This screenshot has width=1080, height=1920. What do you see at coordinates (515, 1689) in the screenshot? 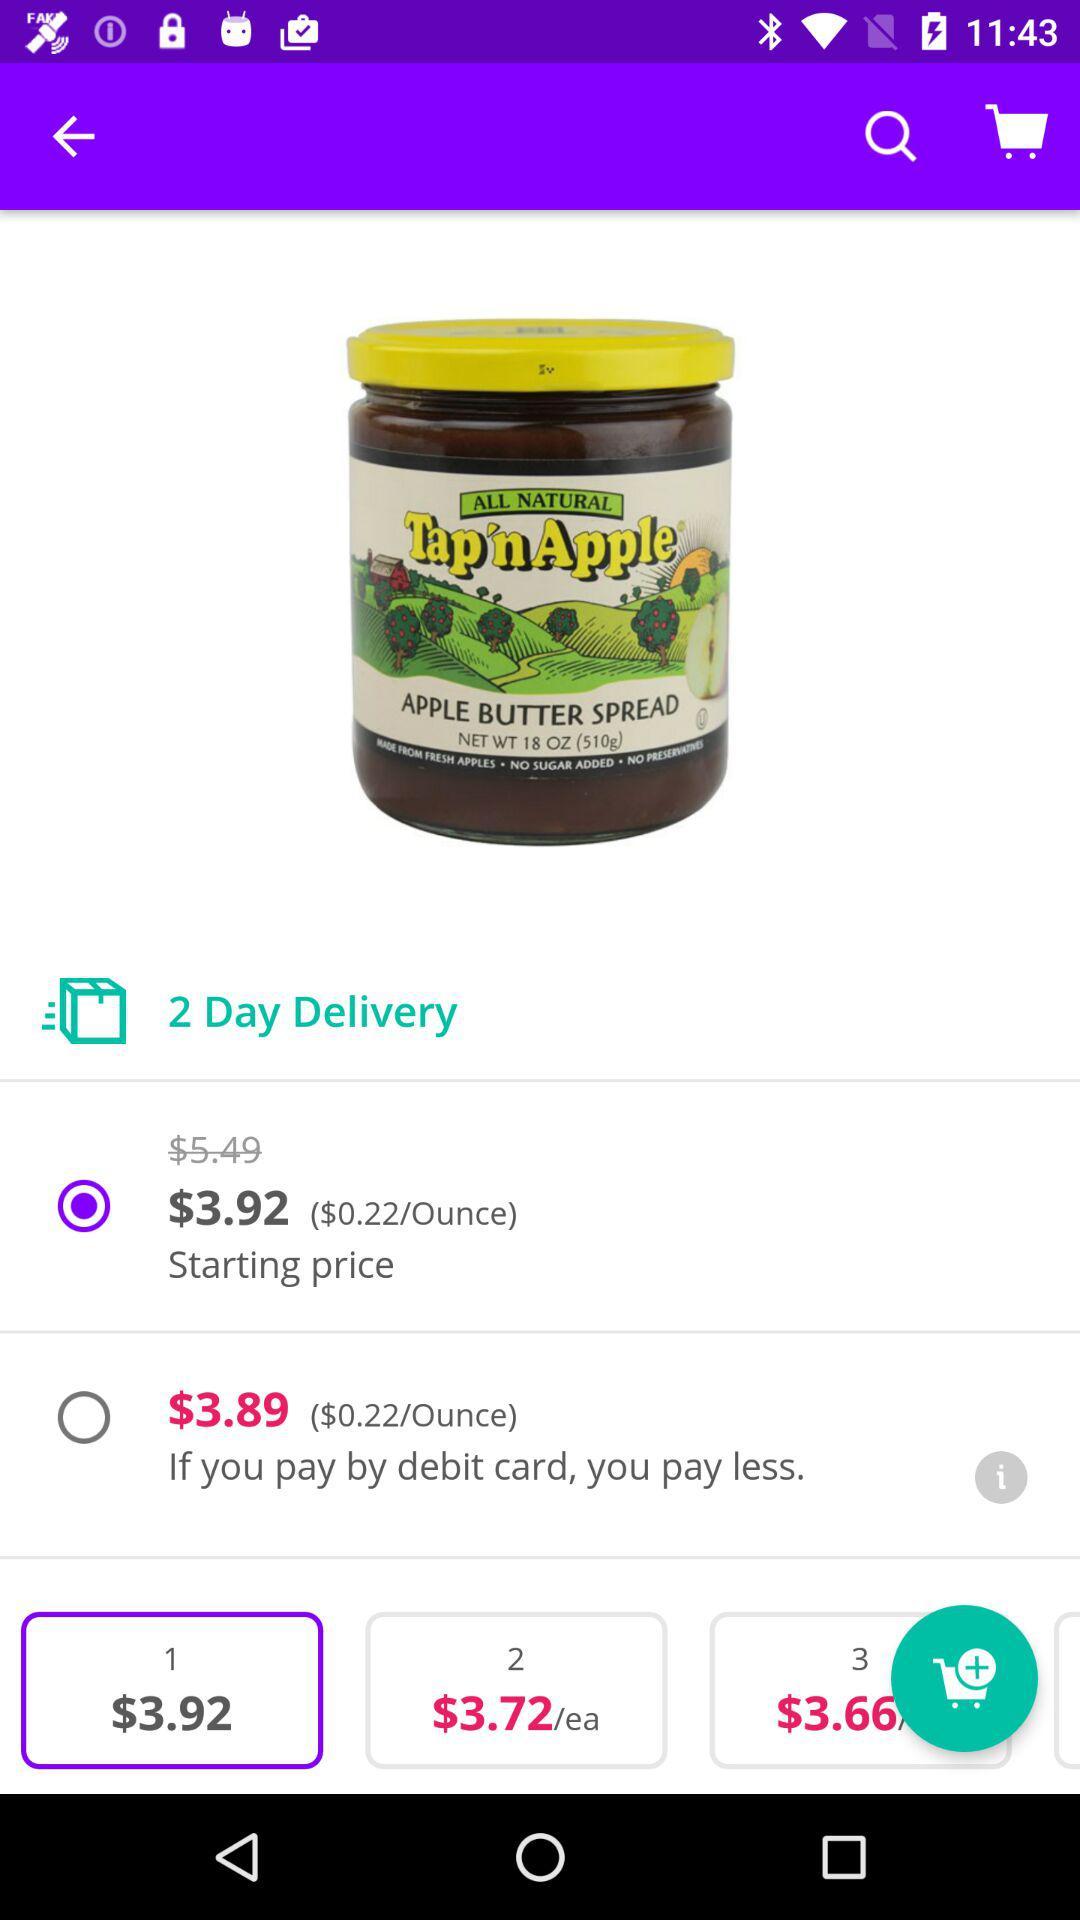
I see `the option which is above the home button` at bounding box center [515, 1689].